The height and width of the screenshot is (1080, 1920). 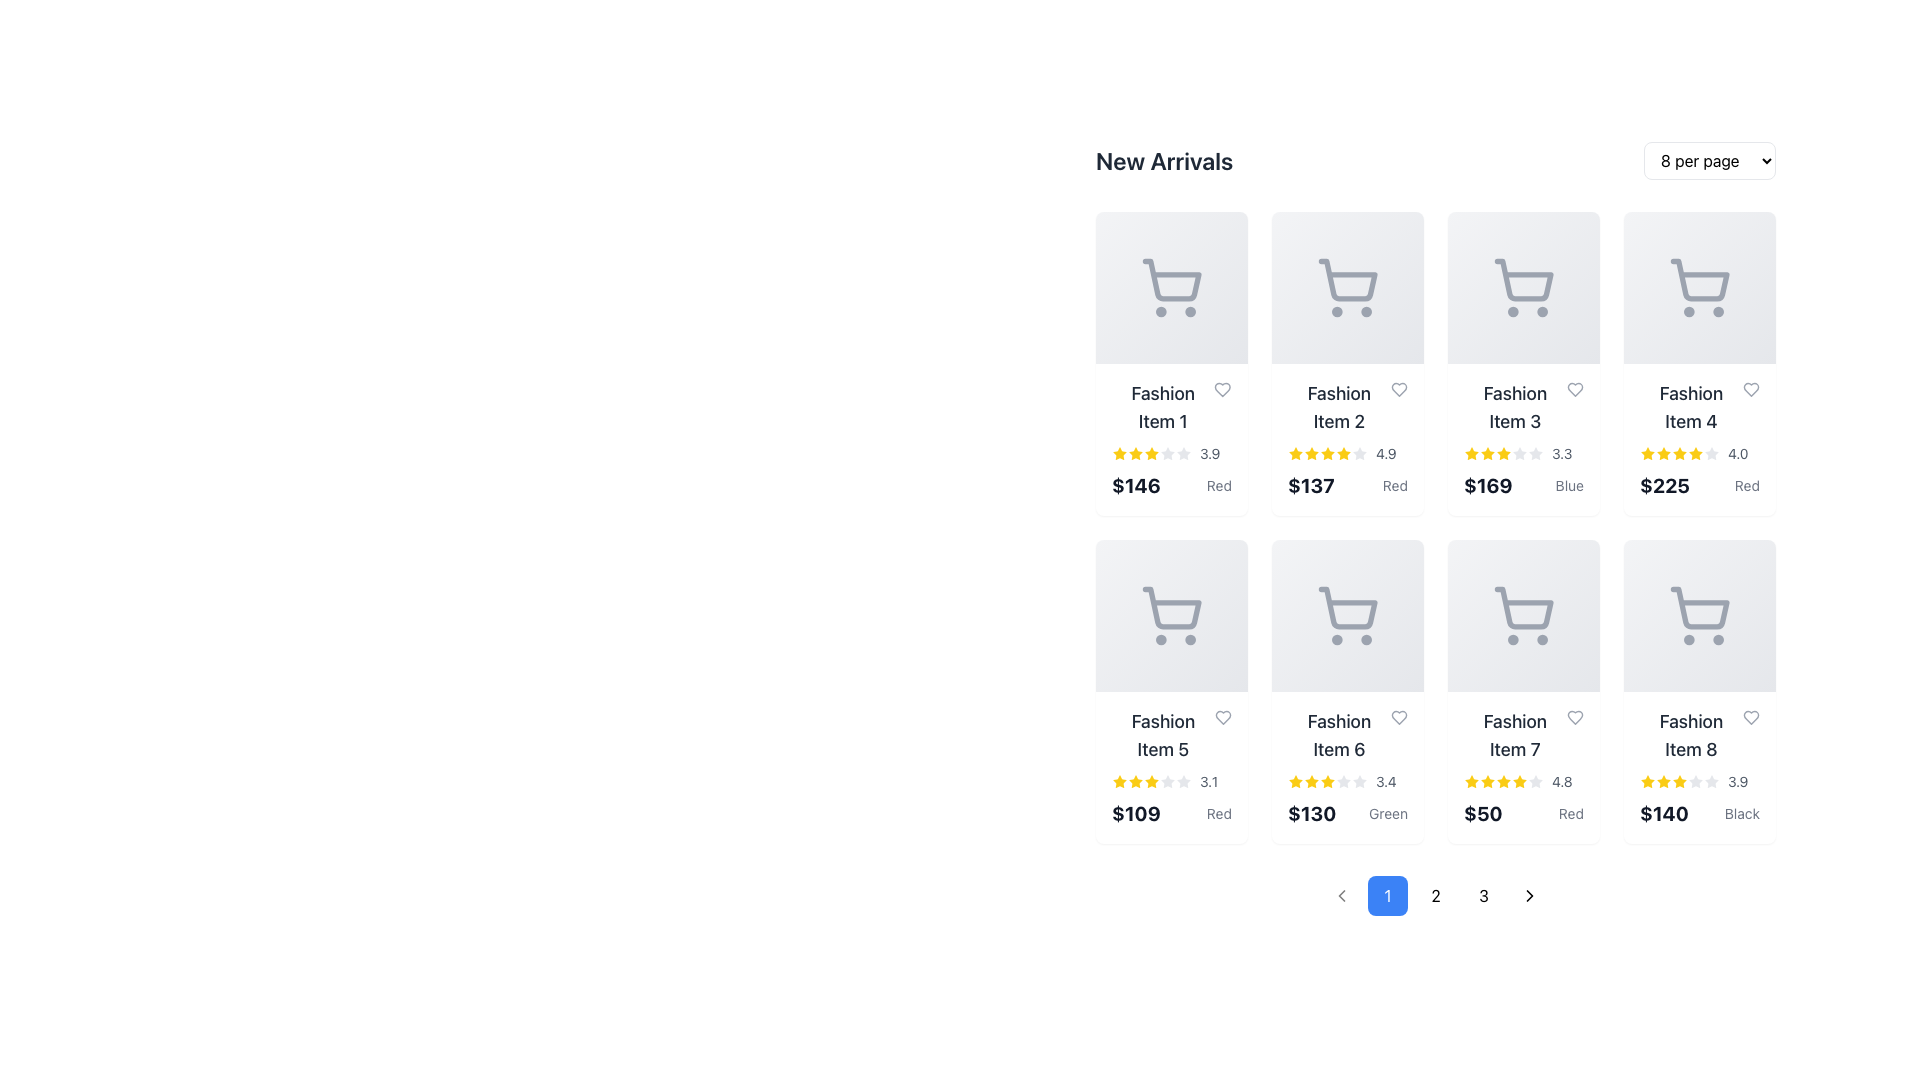 I want to click on the filled star icon in the rating system for 'Fashion Item 7' located in the second row, third column of the grid to rate it, so click(x=1535, y=780).